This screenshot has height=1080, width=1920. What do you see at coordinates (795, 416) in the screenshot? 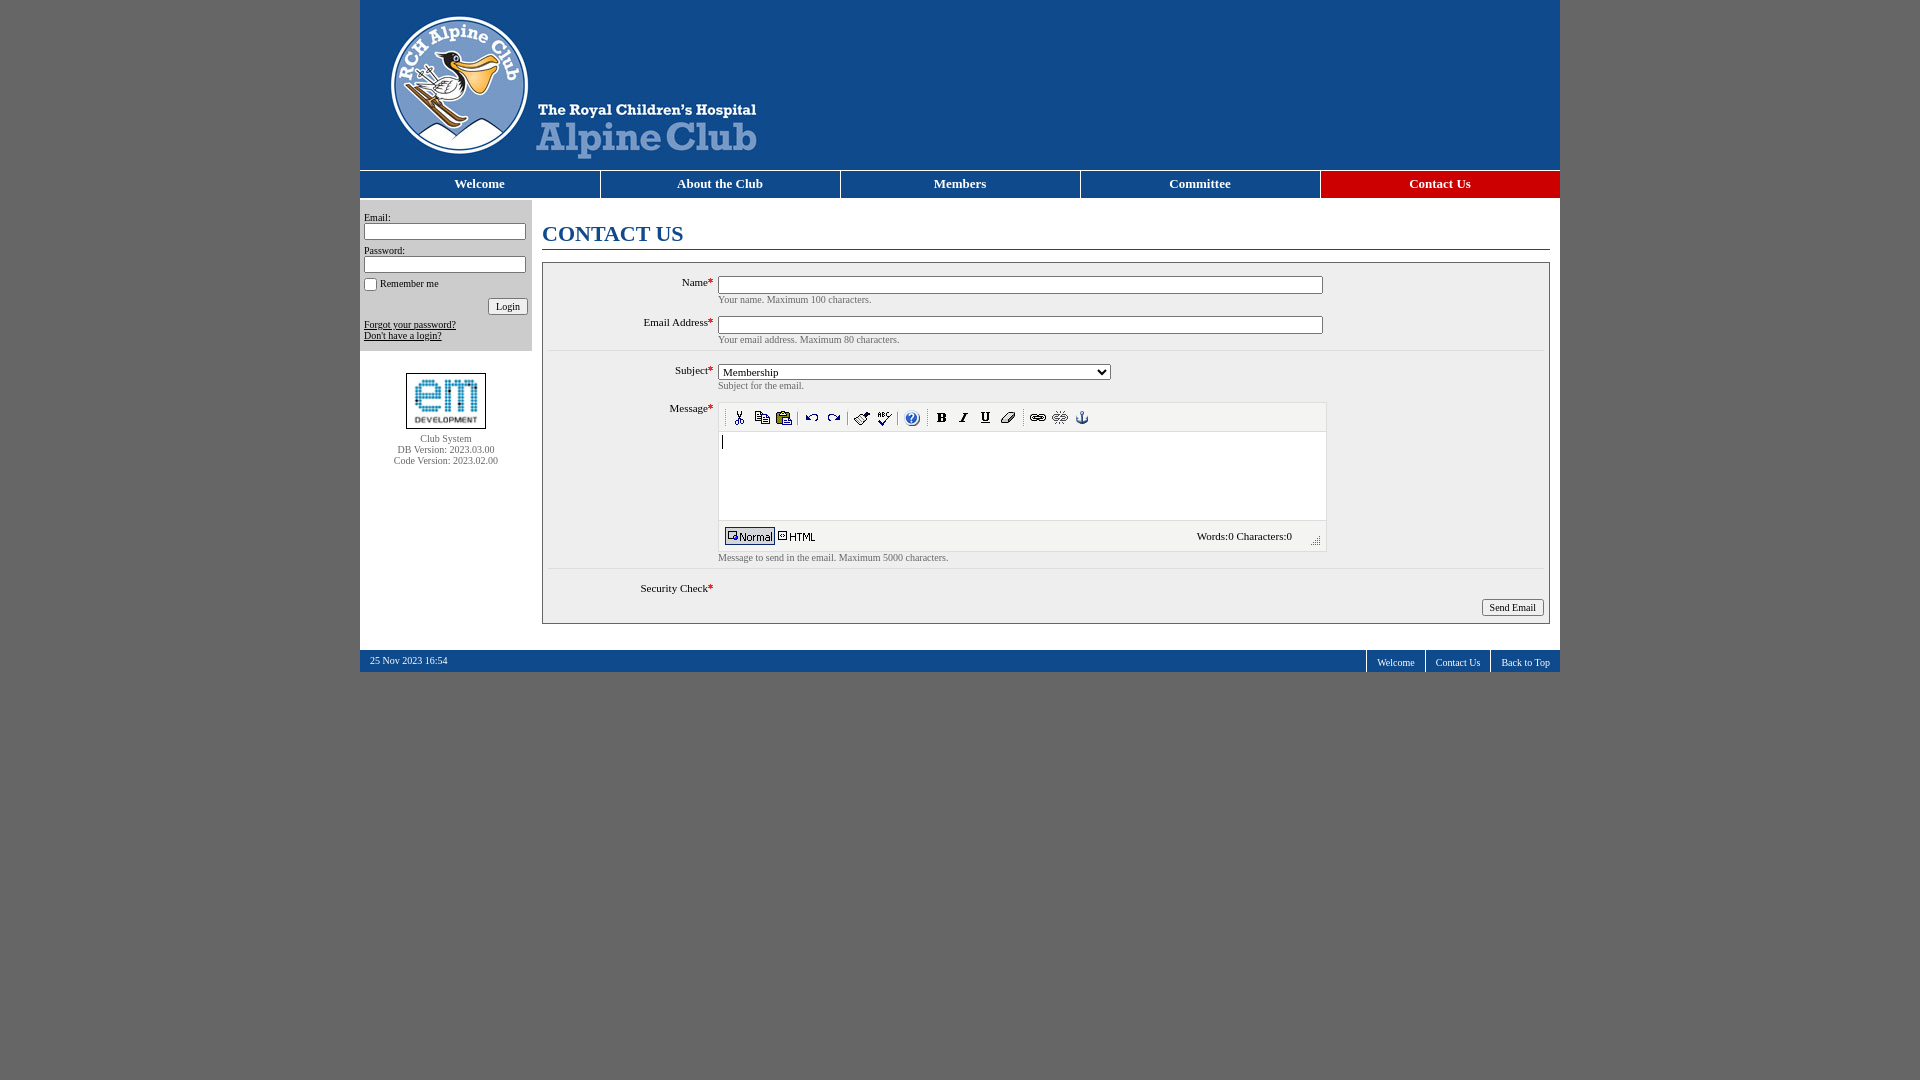
I see `'separator'` at bounding box center [795, 416].